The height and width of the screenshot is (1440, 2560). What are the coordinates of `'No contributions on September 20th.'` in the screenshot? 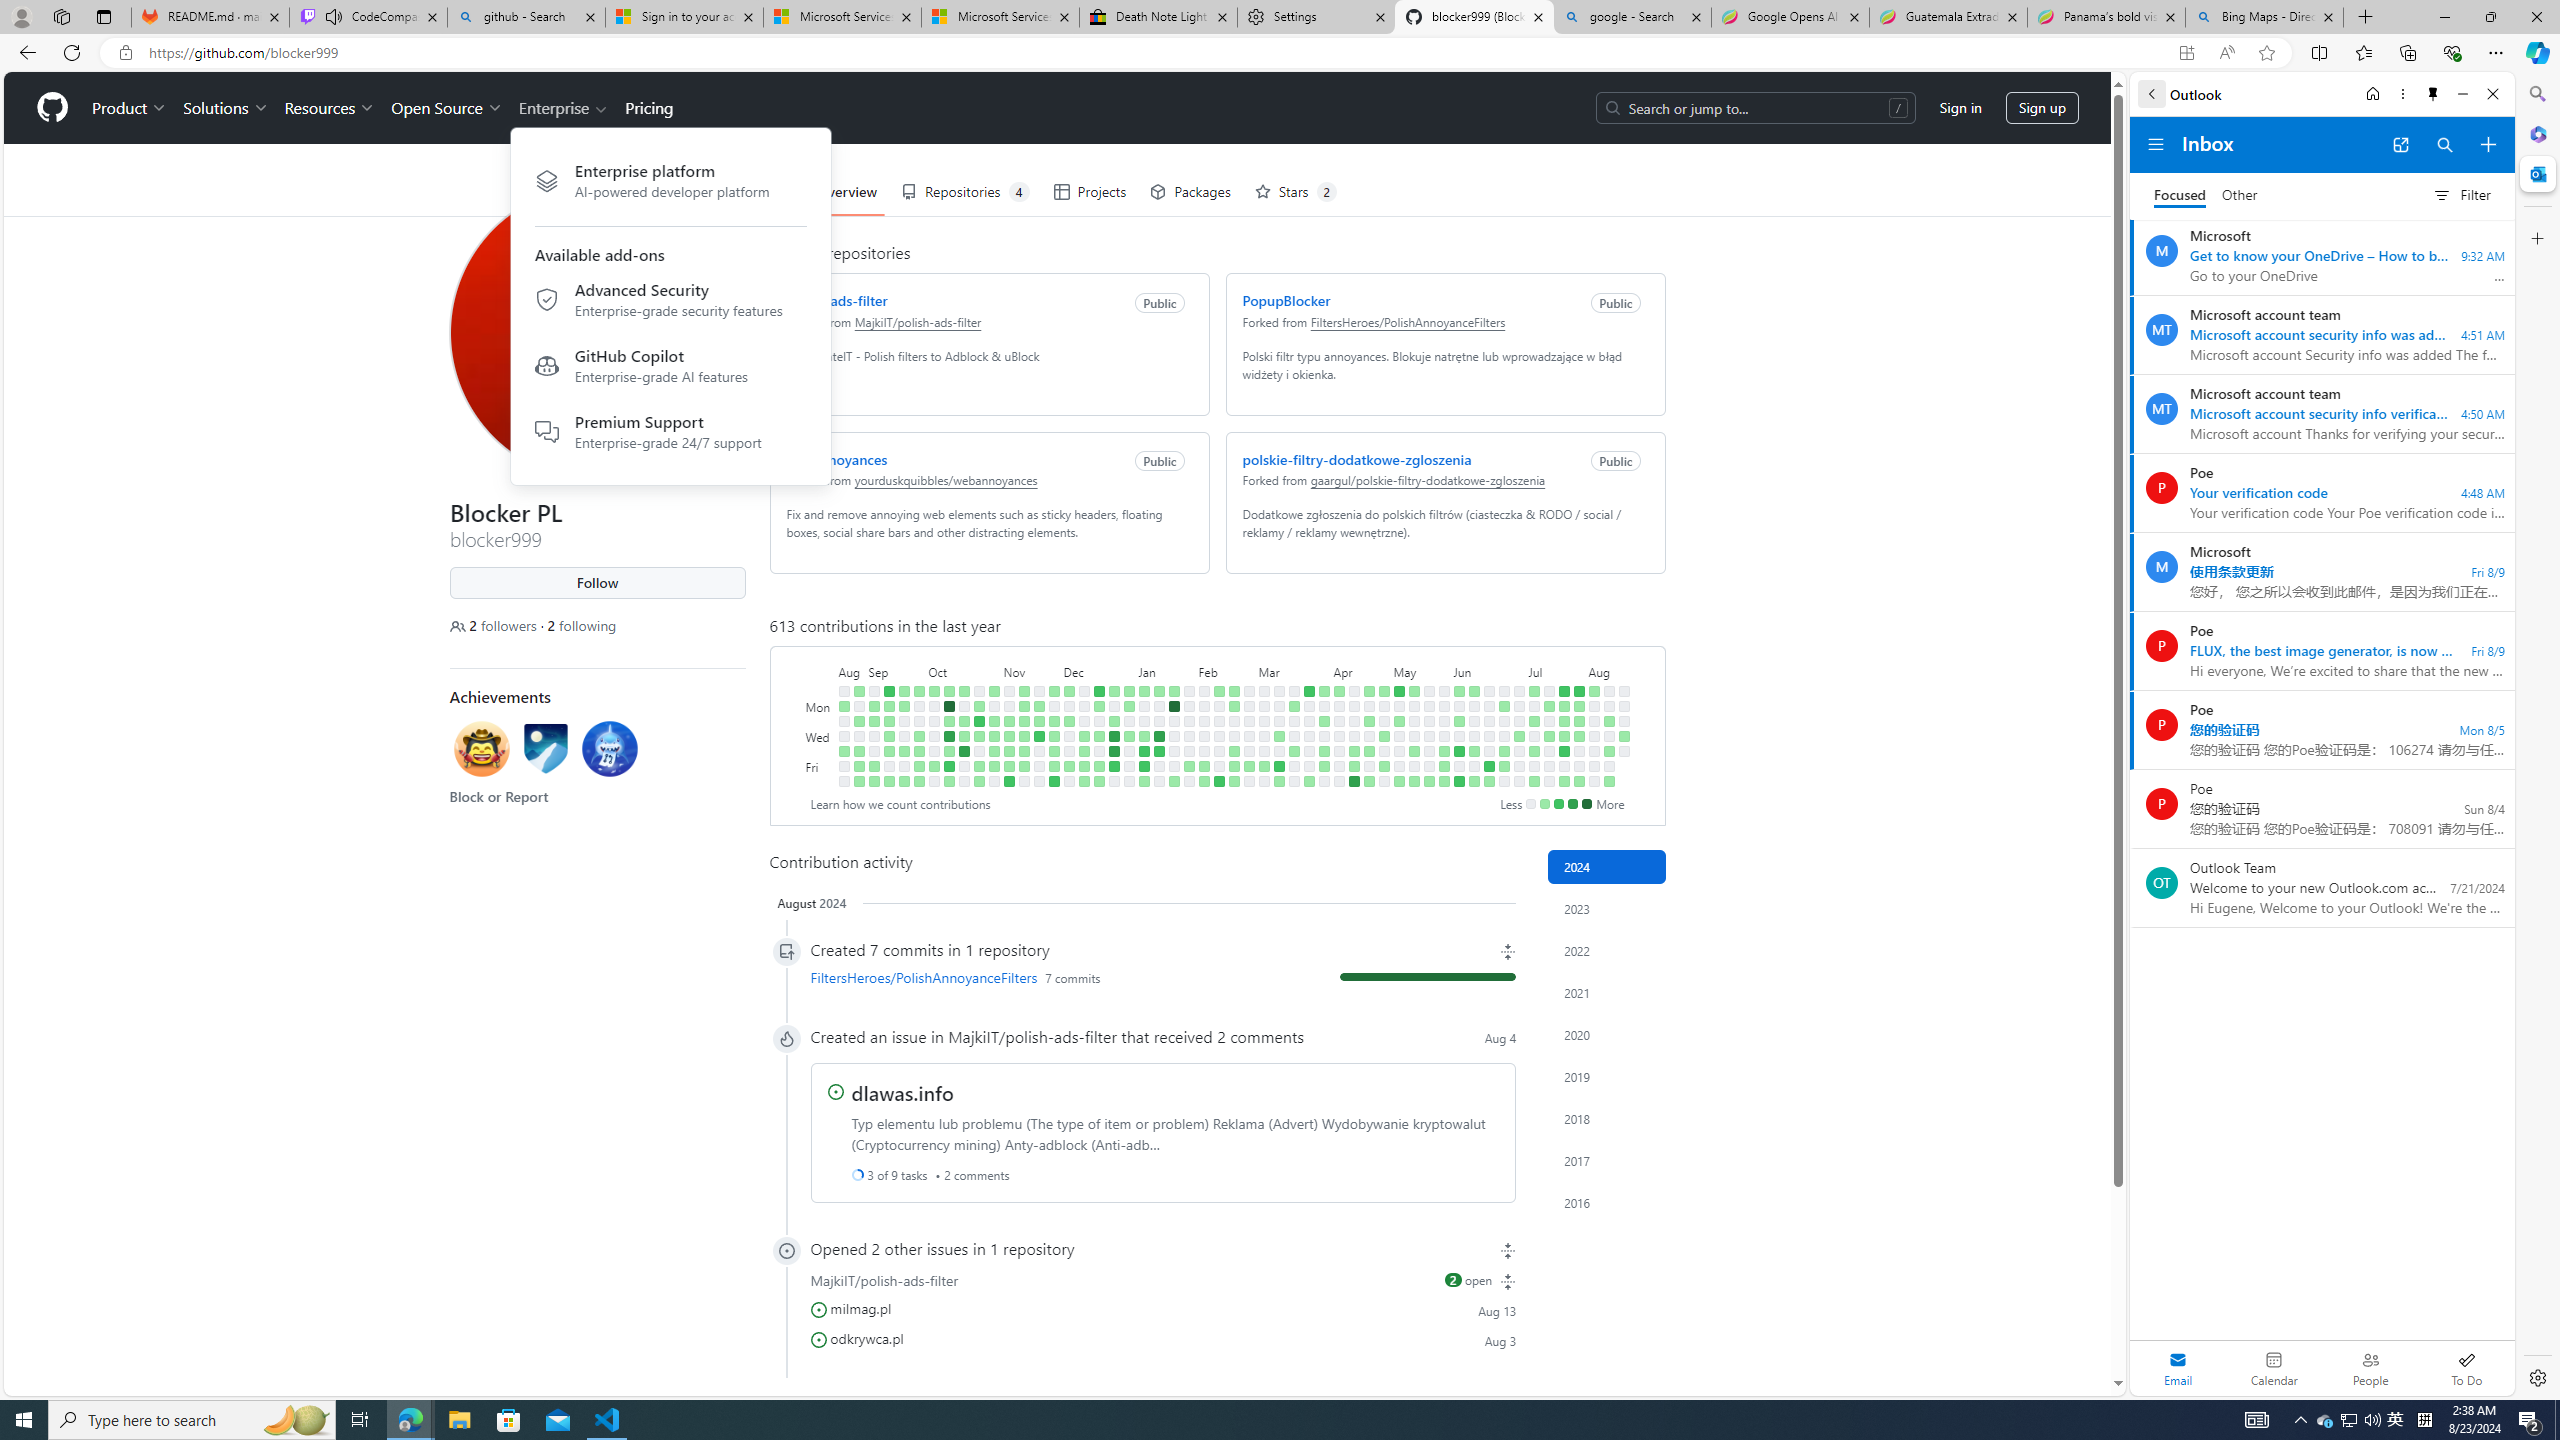 It's located at (902, 735).